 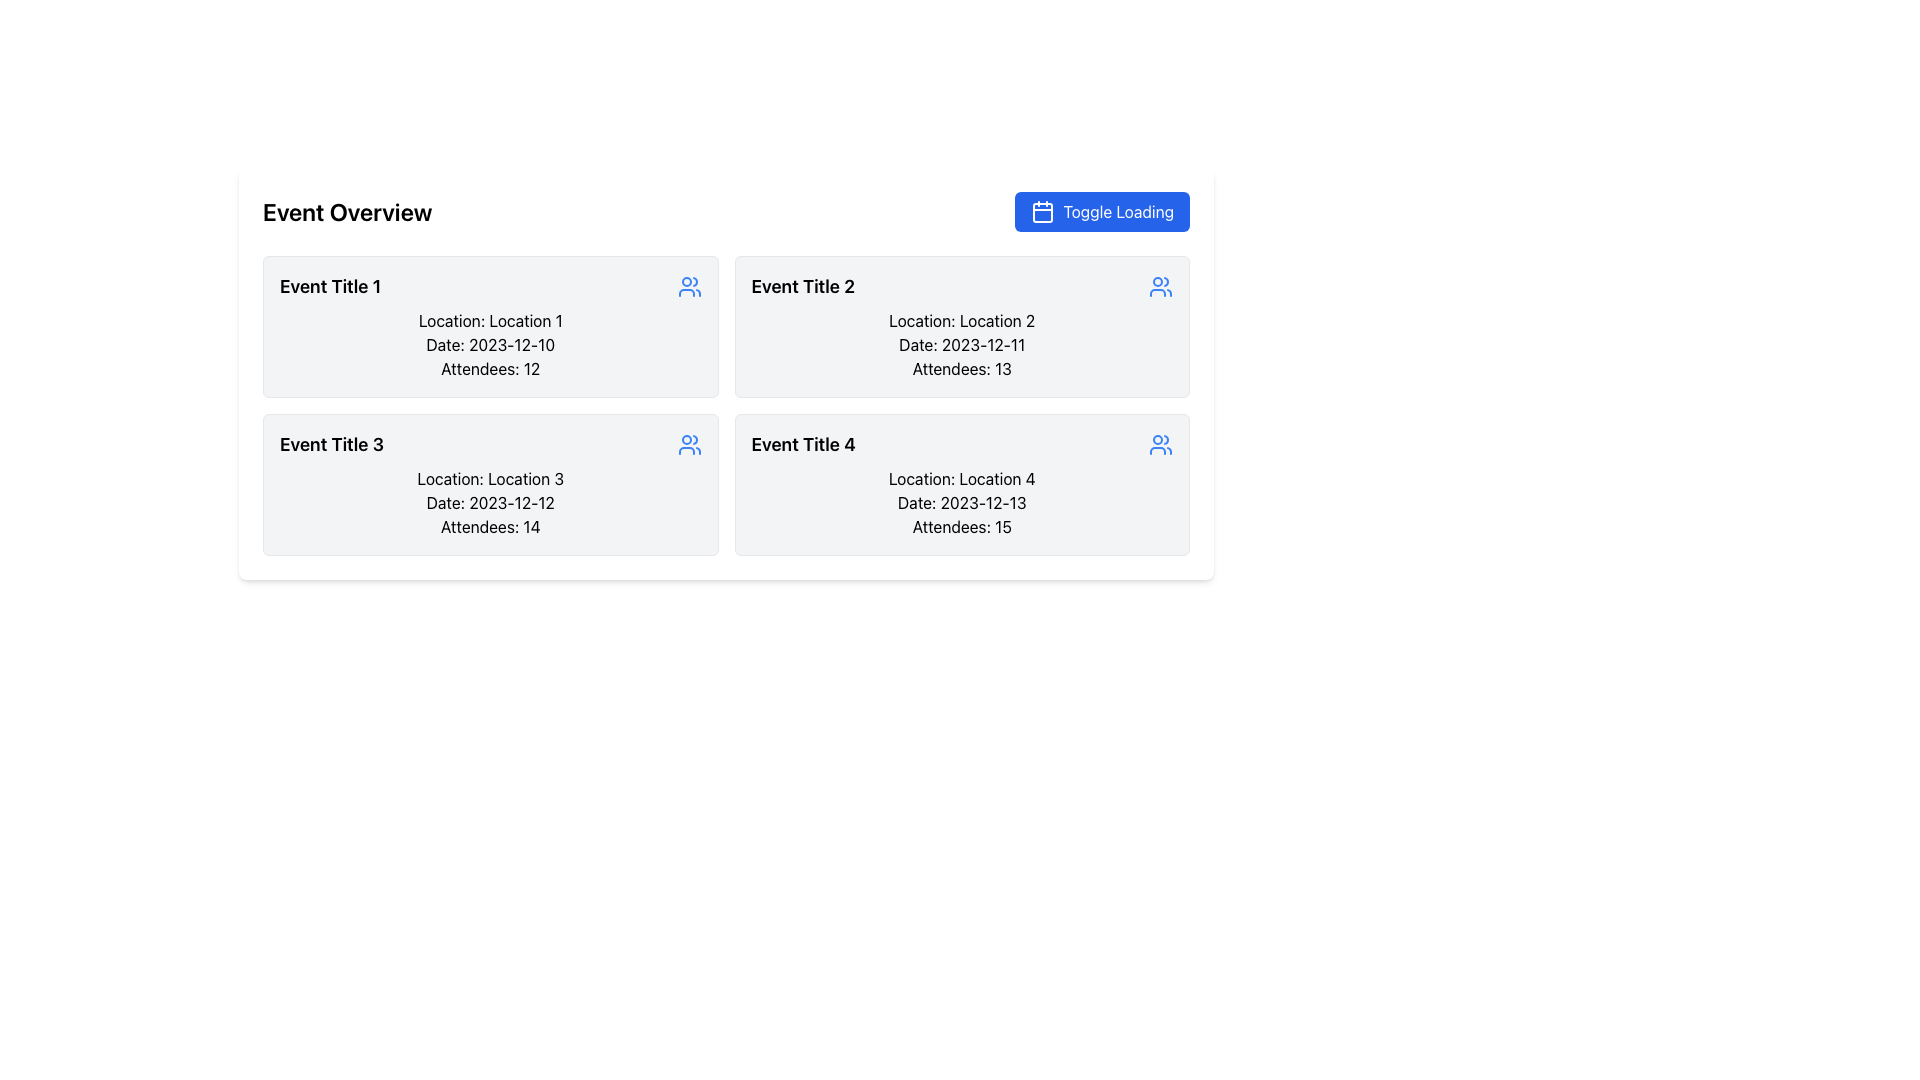 What do you see at coordinates (962, 343) in the screenshot?
I see `the text label displaying 'Date: 2023-12-11' which is located within the card labeled 'Event Title 2', positioned between 'Location: Location 2' and 'Attendees: 13'` at bounding box center [962, 343].